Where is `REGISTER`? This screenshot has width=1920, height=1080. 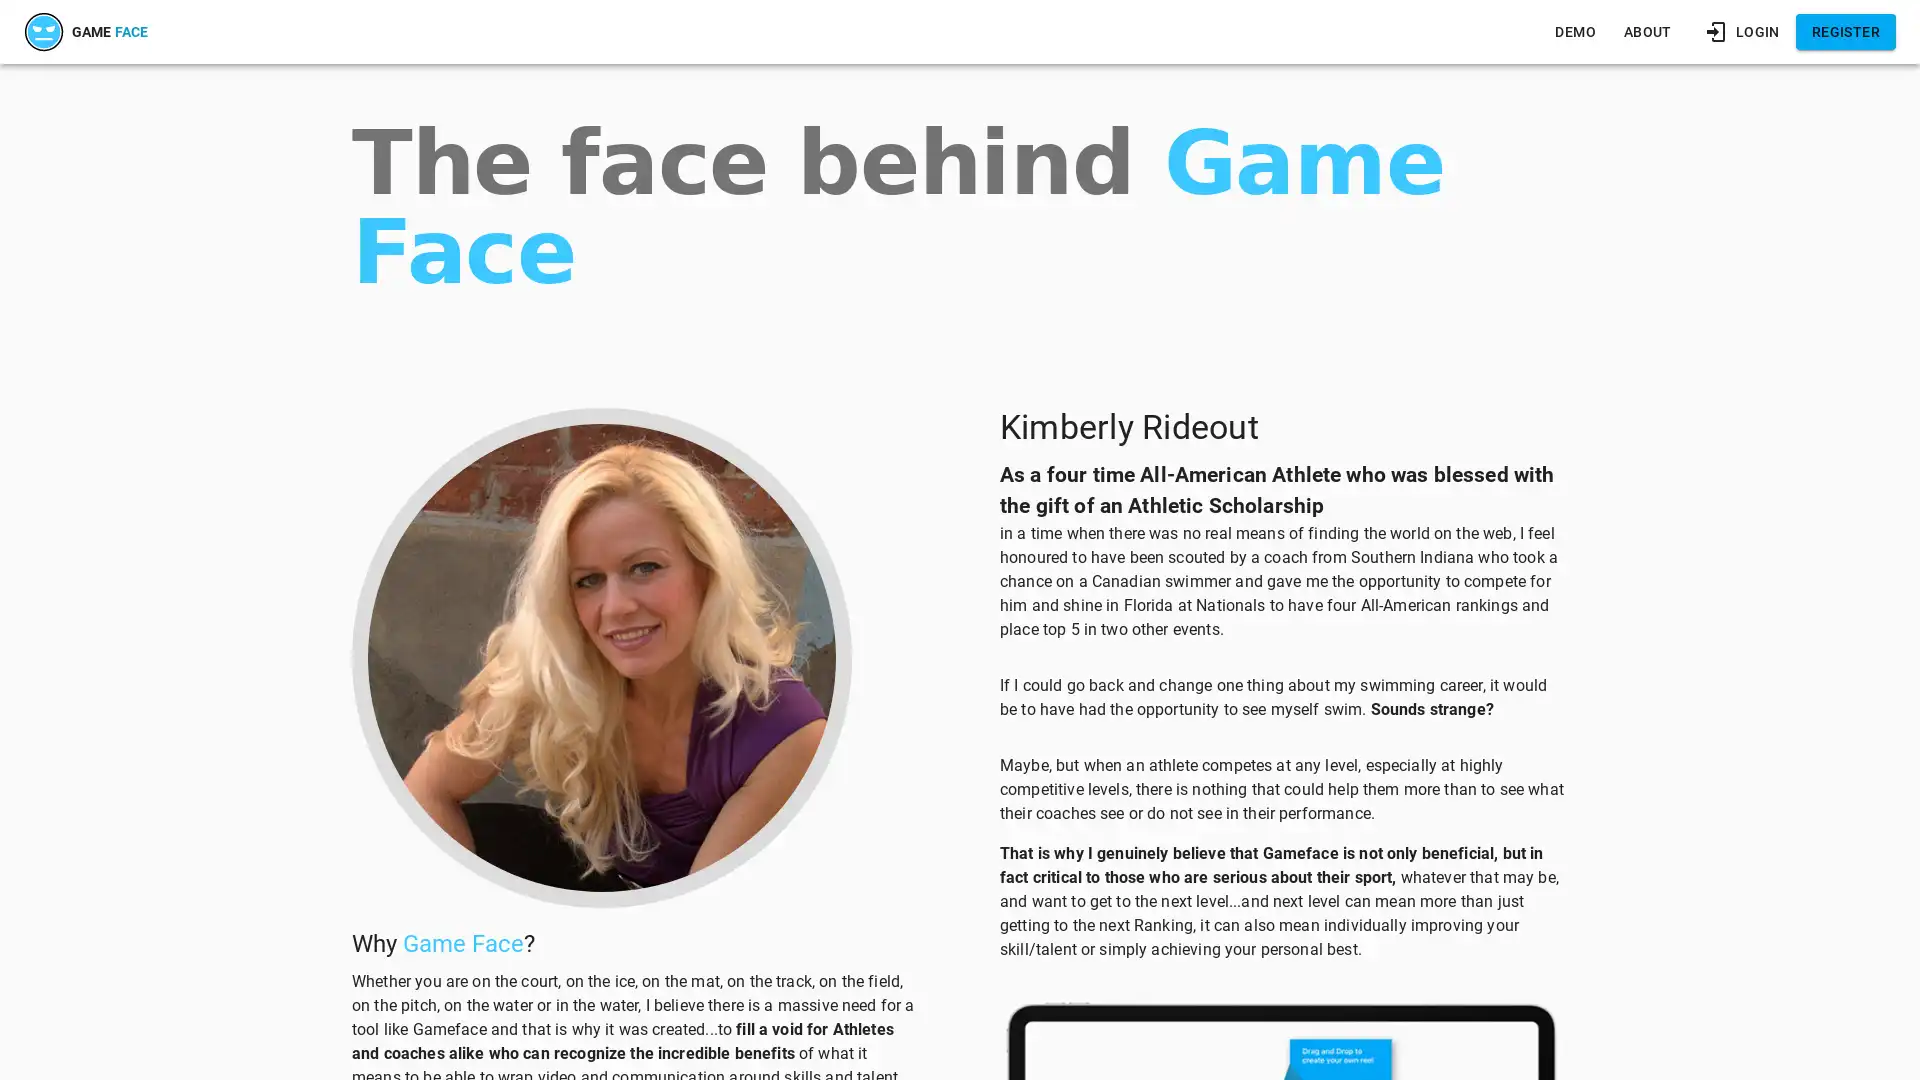
REGISTER is located at coordinates (1844, 31).